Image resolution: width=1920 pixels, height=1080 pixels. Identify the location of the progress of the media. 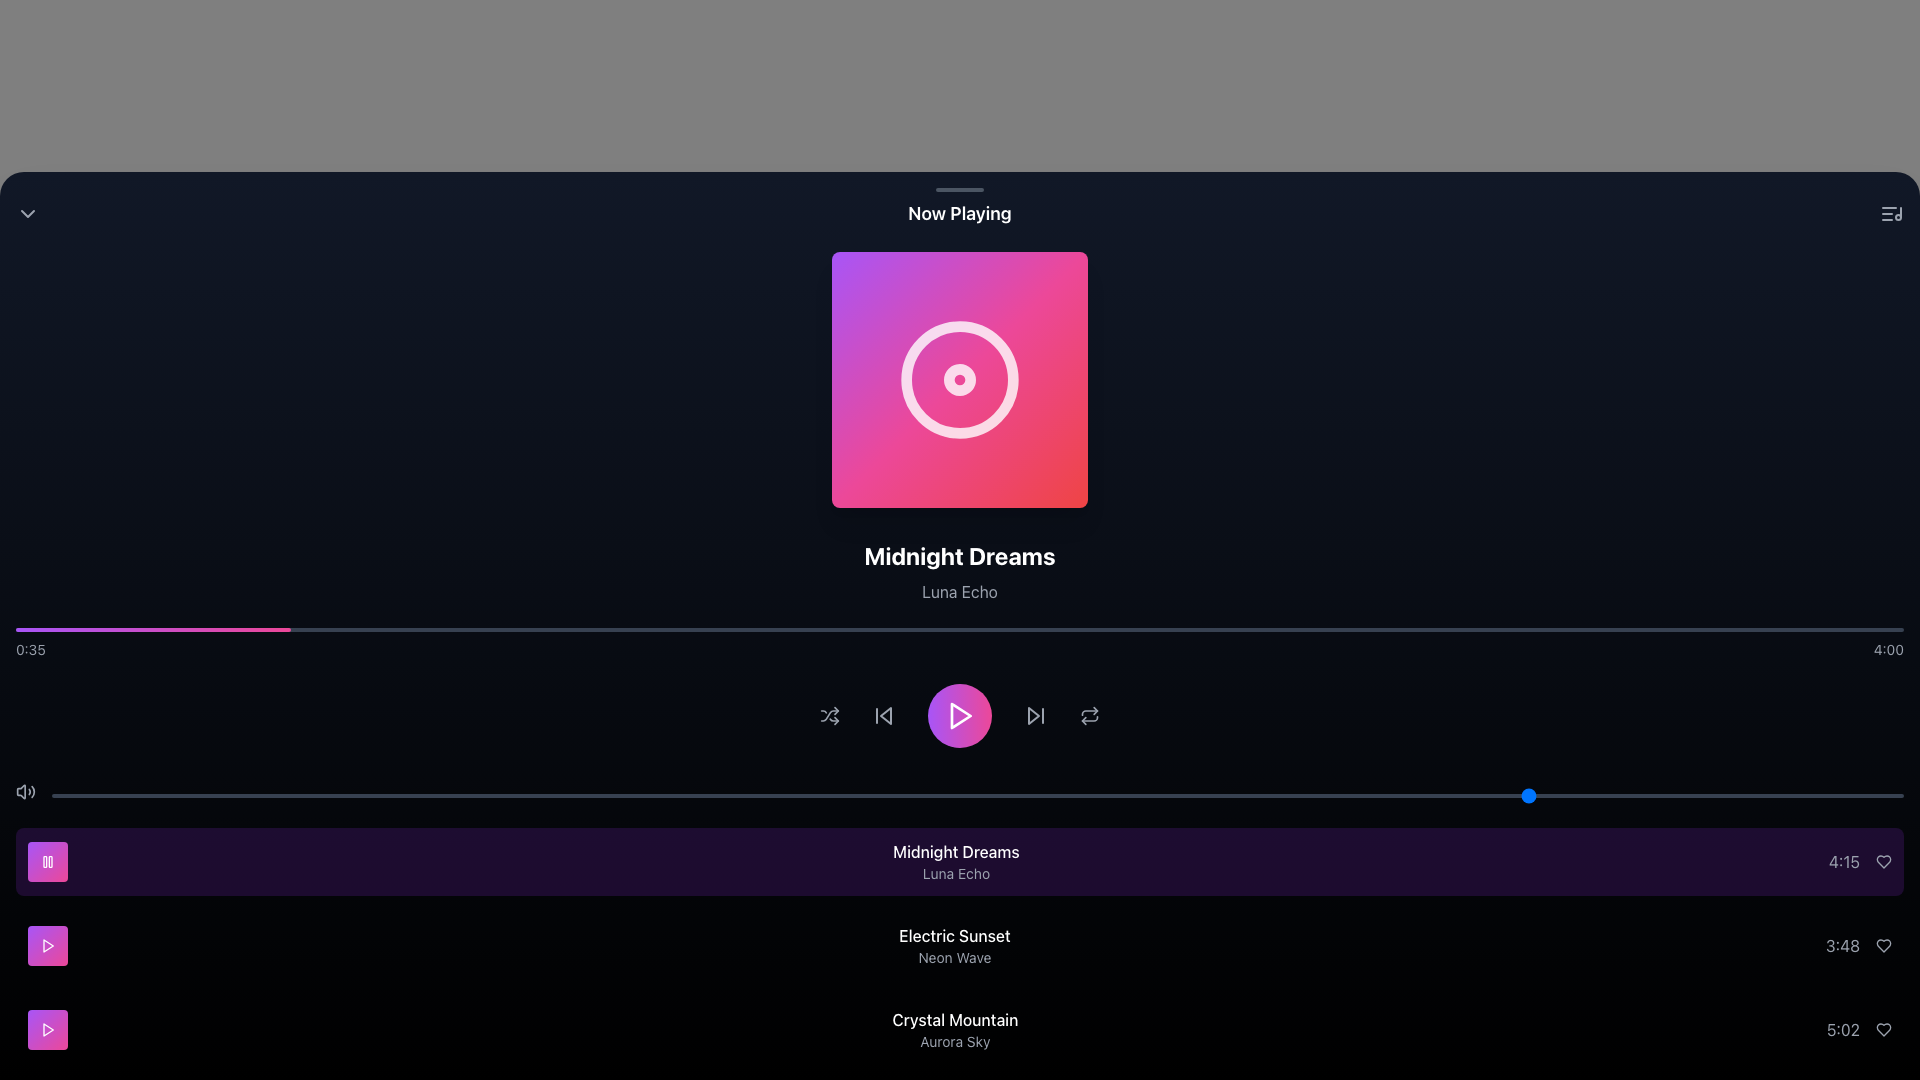
(1828, 628).